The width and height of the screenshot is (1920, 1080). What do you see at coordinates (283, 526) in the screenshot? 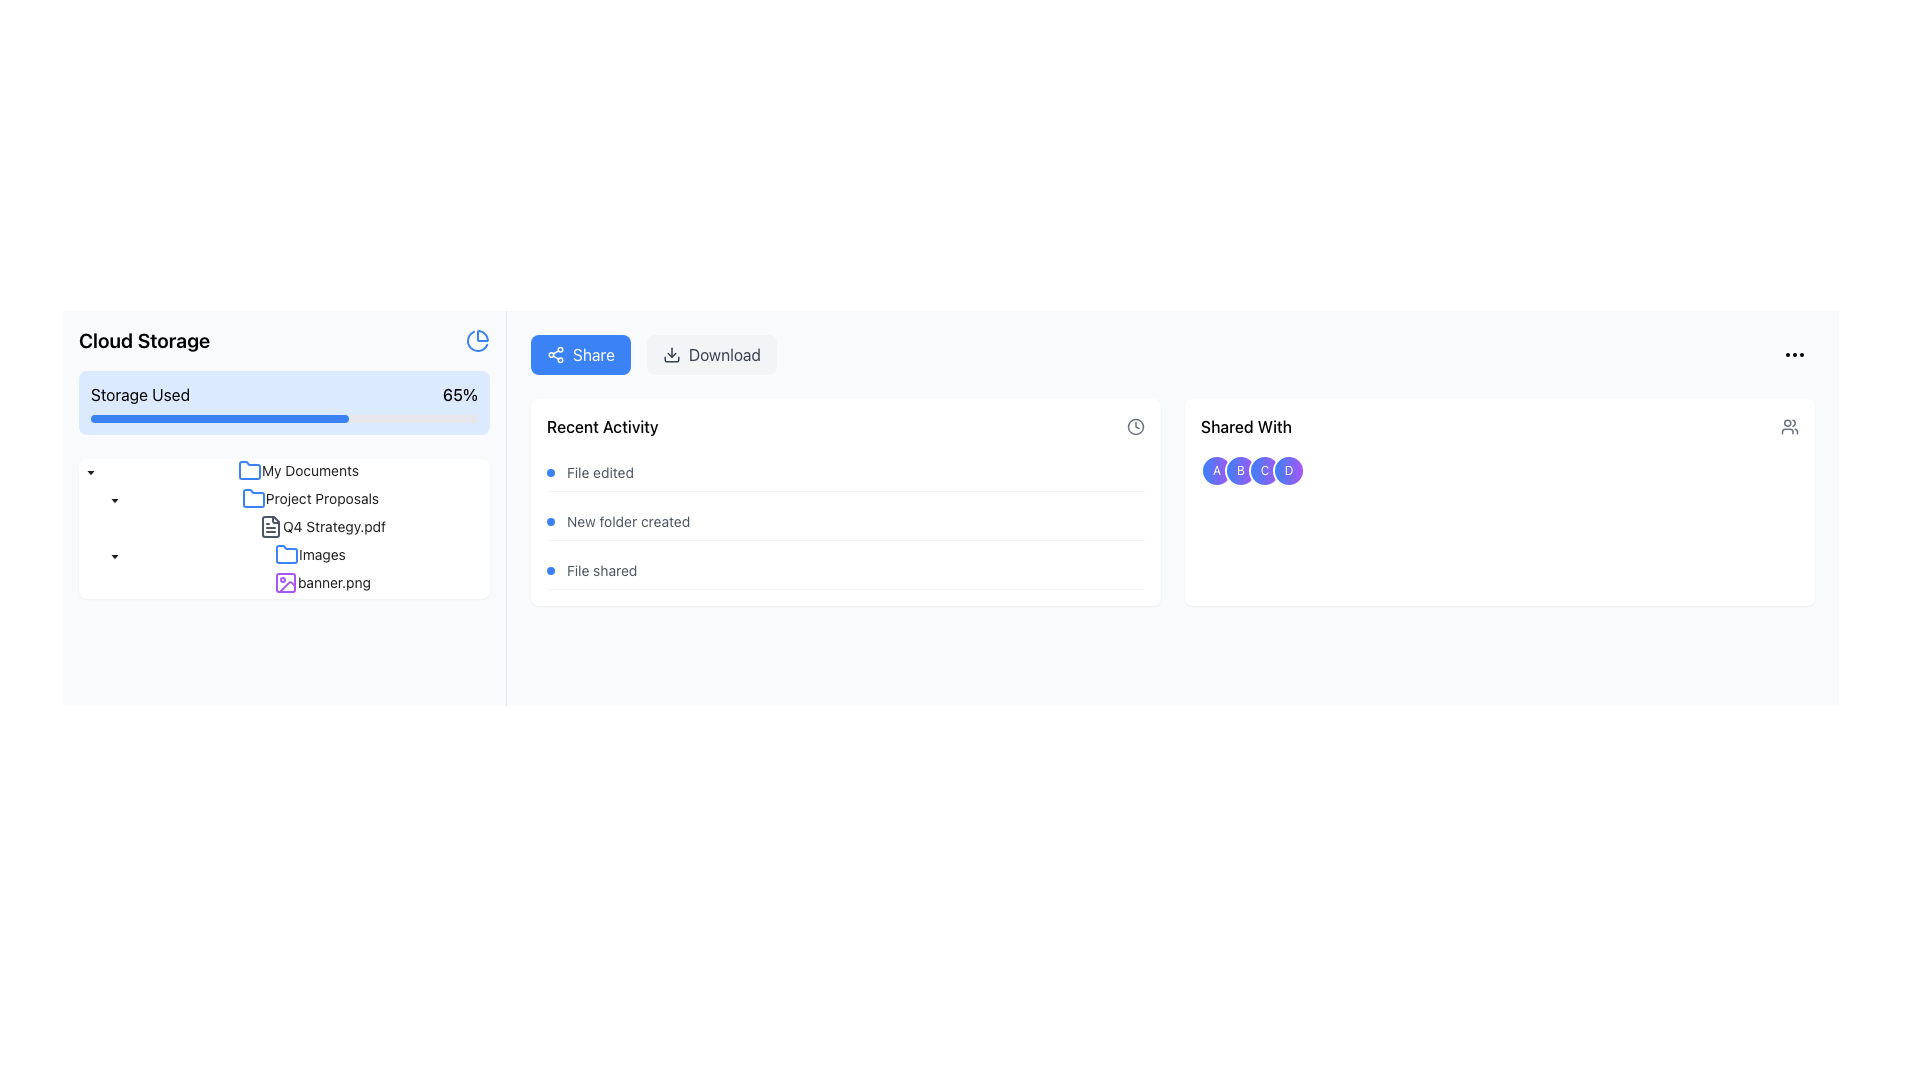
I see `the TreeView item labeled 'Q4 Strategy.pdf'` at bounding box center [283, 526].